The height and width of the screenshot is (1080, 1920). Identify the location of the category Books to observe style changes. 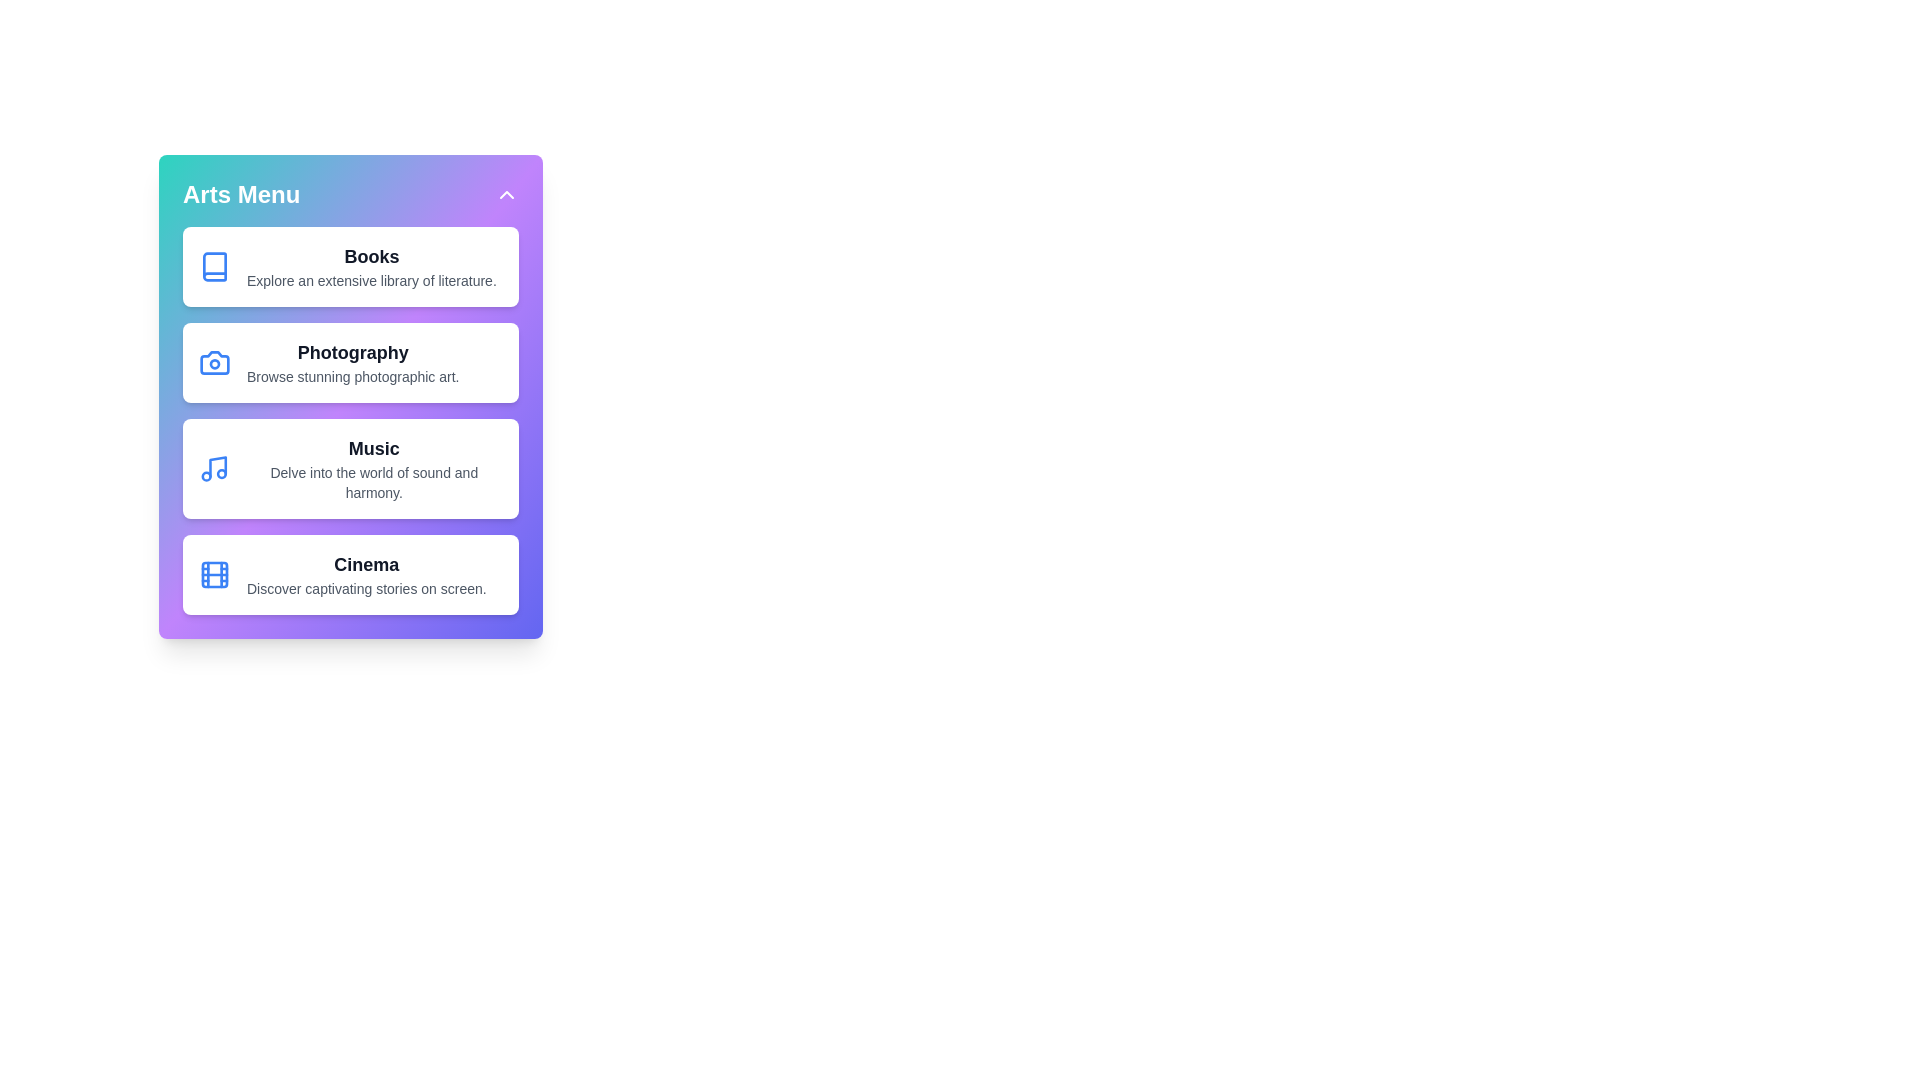
(350, 265).